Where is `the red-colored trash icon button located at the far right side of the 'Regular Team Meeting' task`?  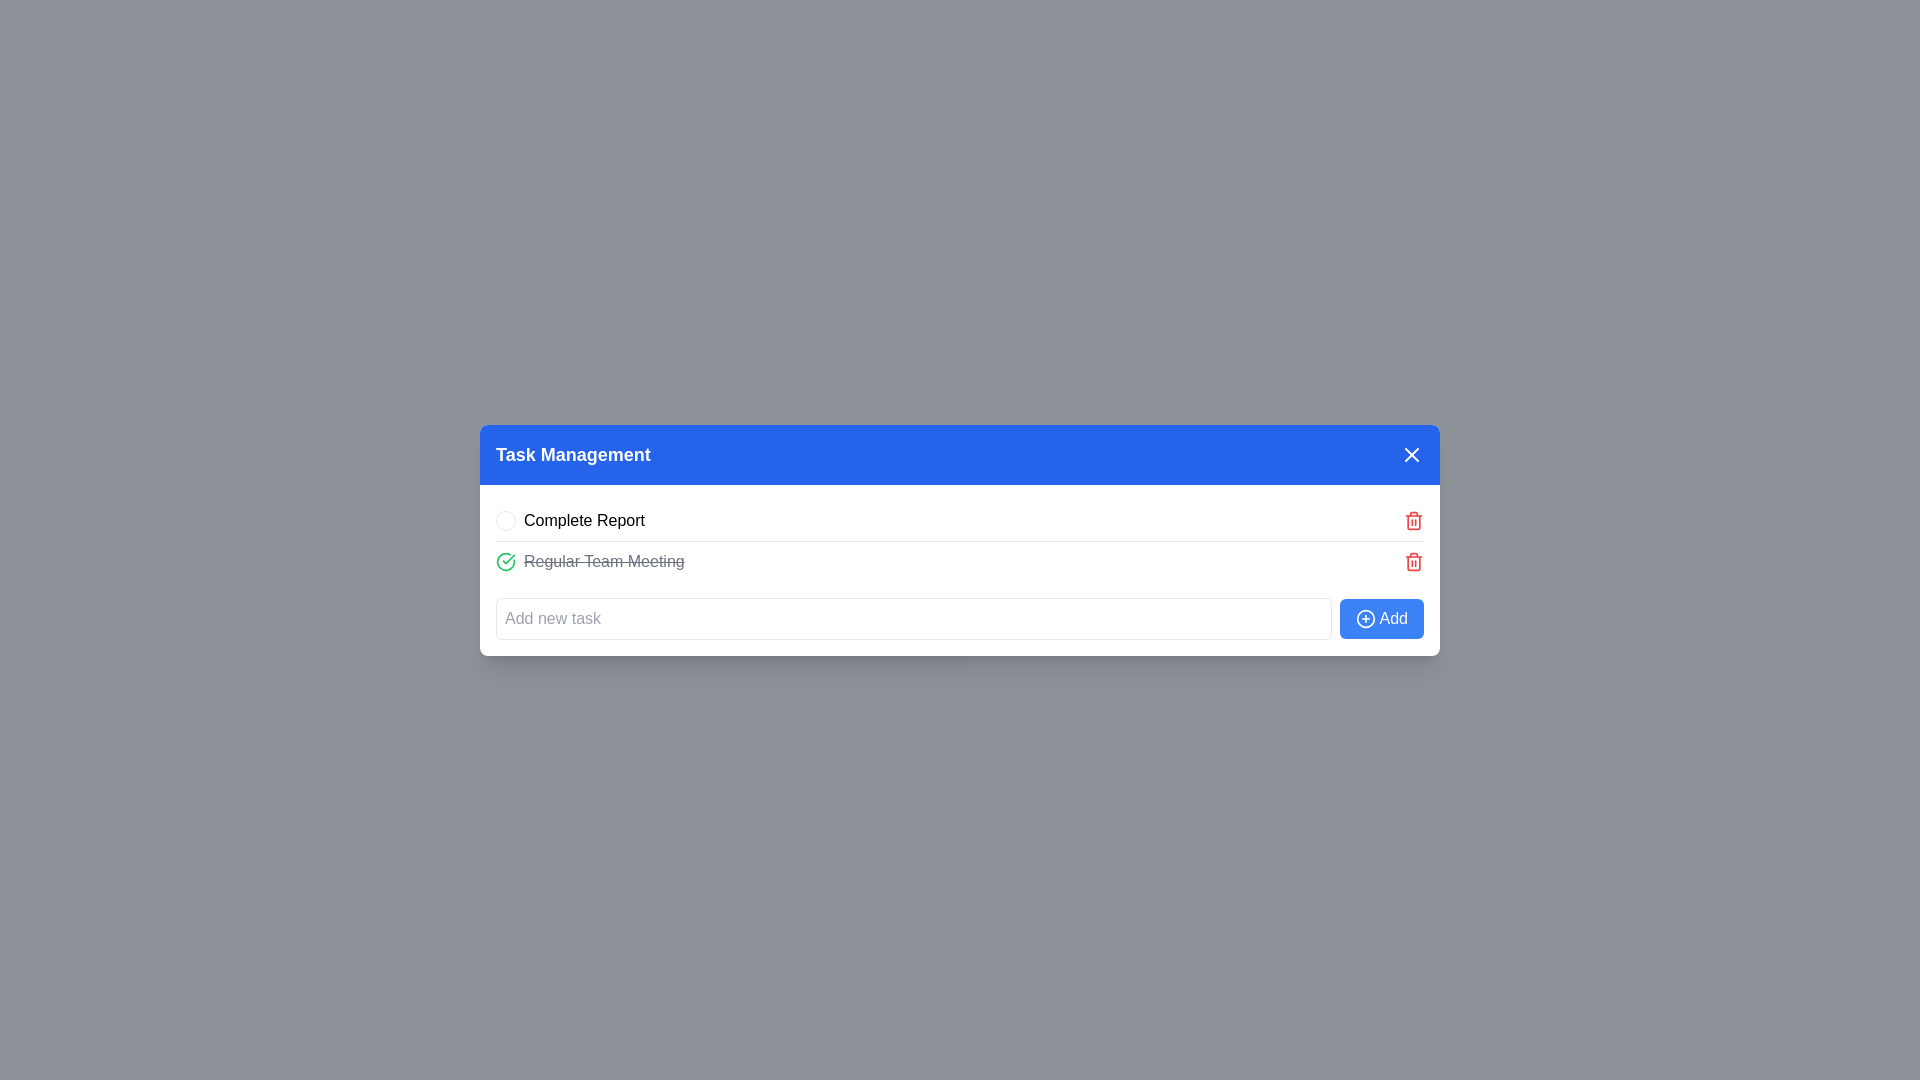
the red-colored trash icon button located at the far right side of the 'Regular Team Meeting' task is located at coordinates (1413, 561).